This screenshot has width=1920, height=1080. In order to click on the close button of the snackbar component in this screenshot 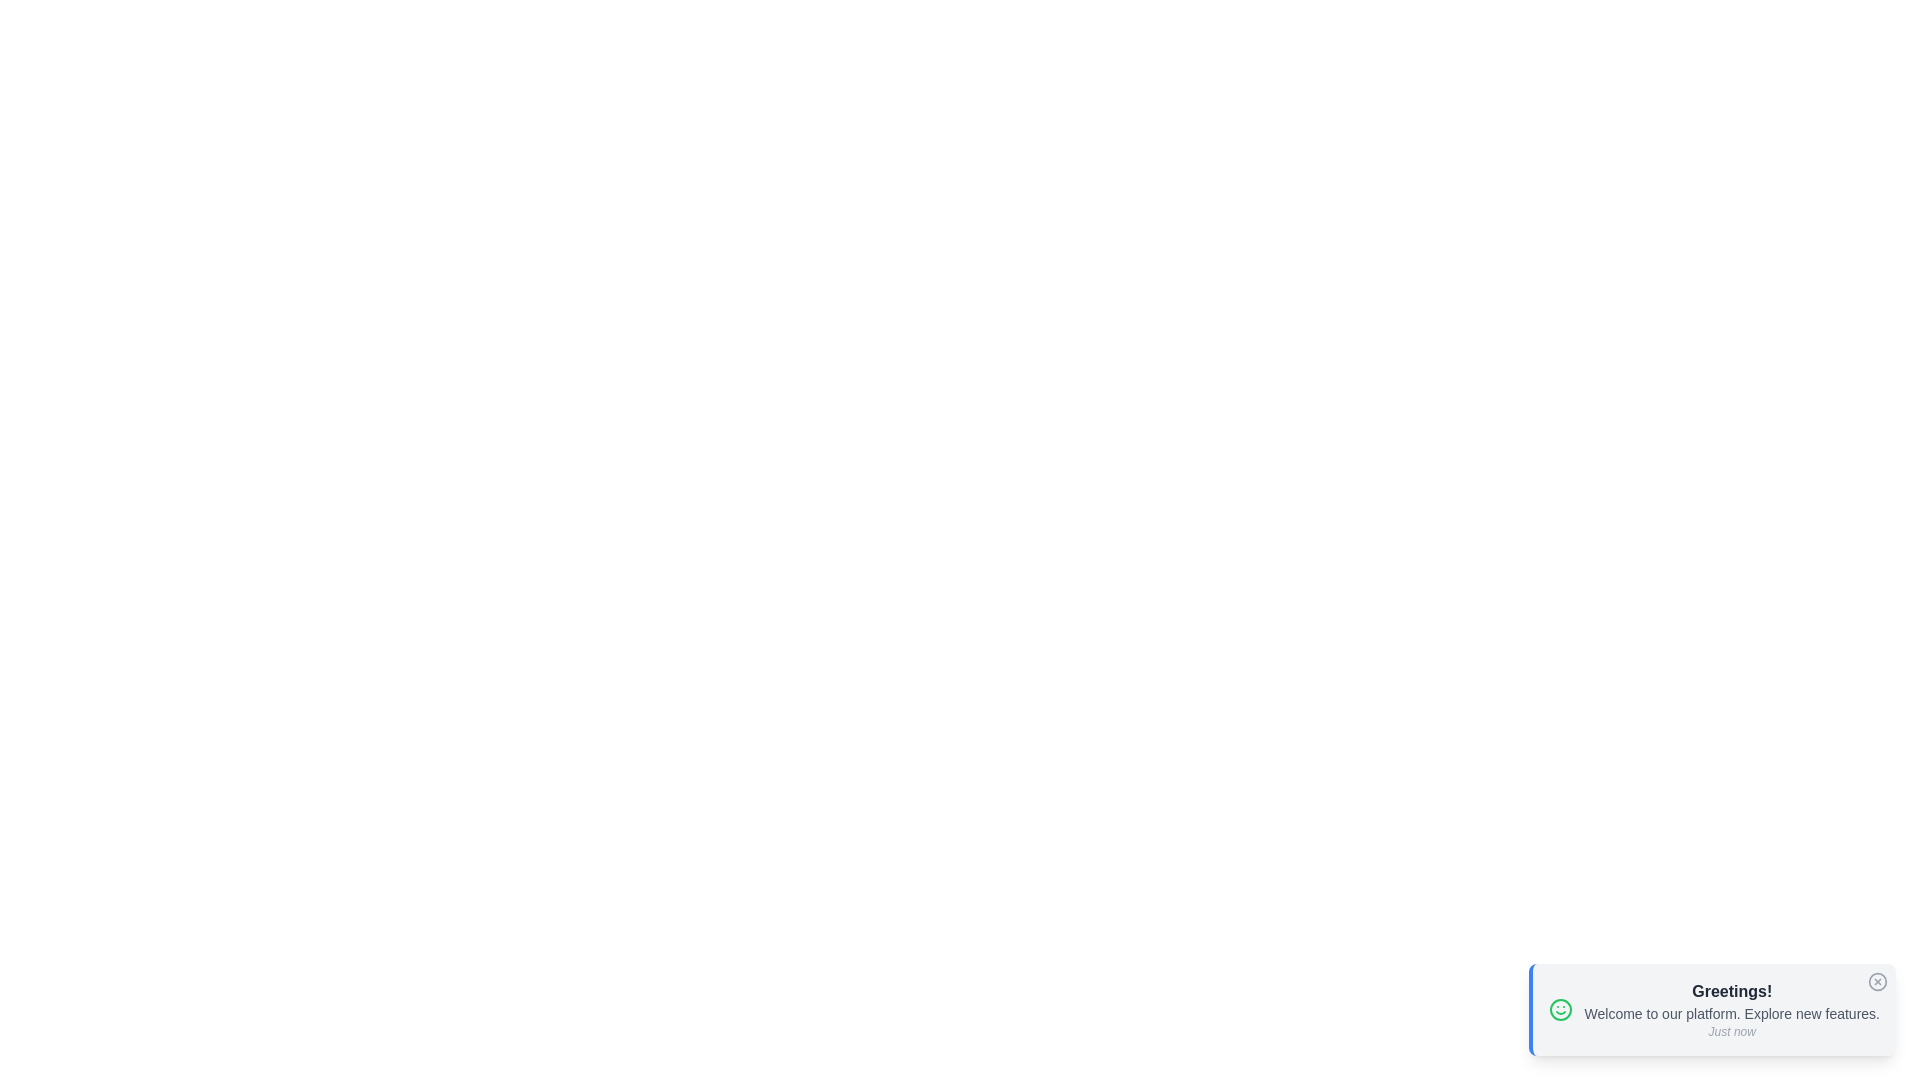, I will do `click(1876, 981)`.